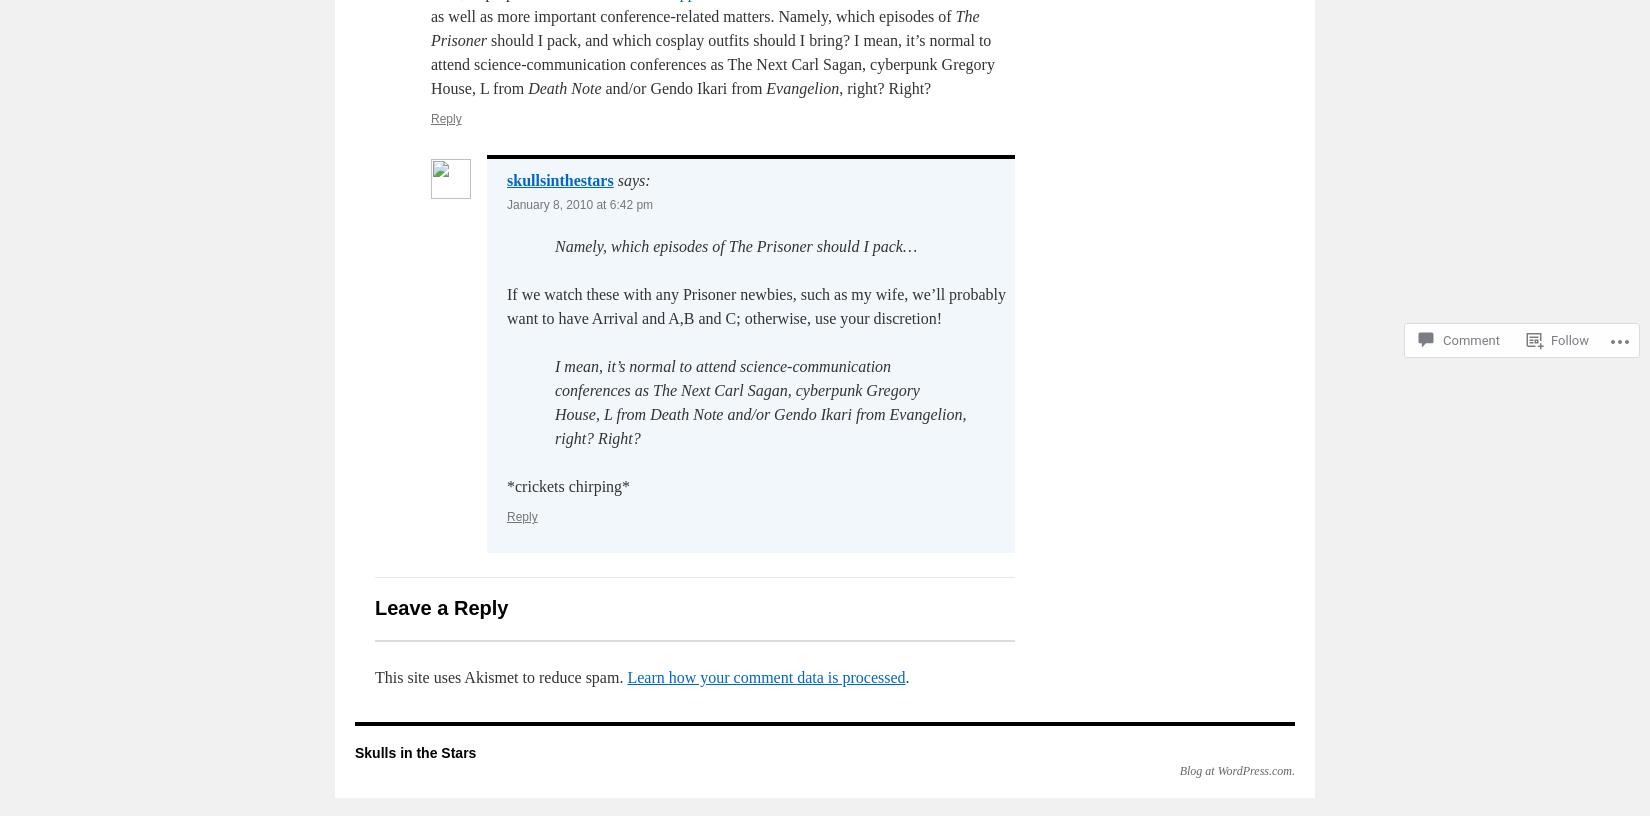 The image size is (1650, 816). Describe the element at coordinates (499, 676) in the screenshot. I see `'This site uses Akismet to reduce spam.'` at that location.